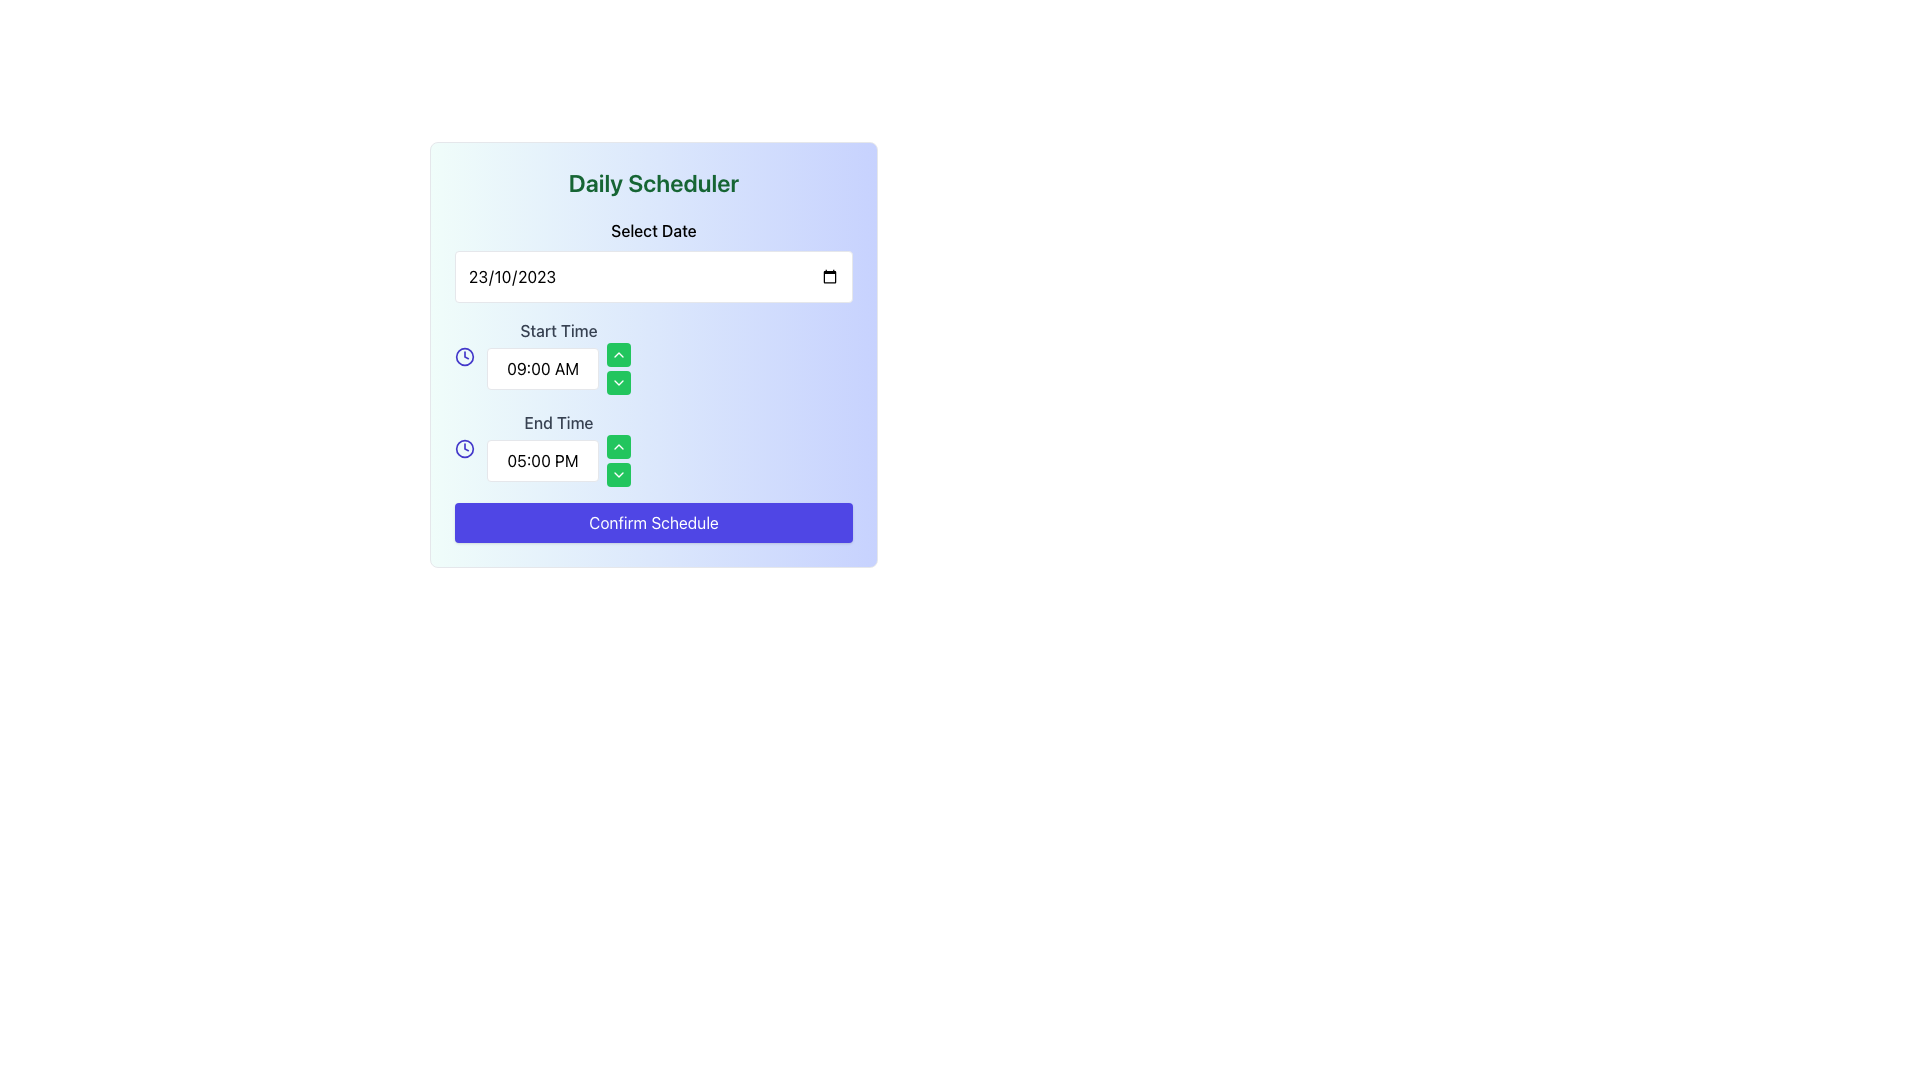 The image size is (1920, 1080). I want to click on the down button of the increment and decrement button group located to the right of the 'End Time' field in the 'Daily Scheduler' panel to decrease the time, so click(618, 461).